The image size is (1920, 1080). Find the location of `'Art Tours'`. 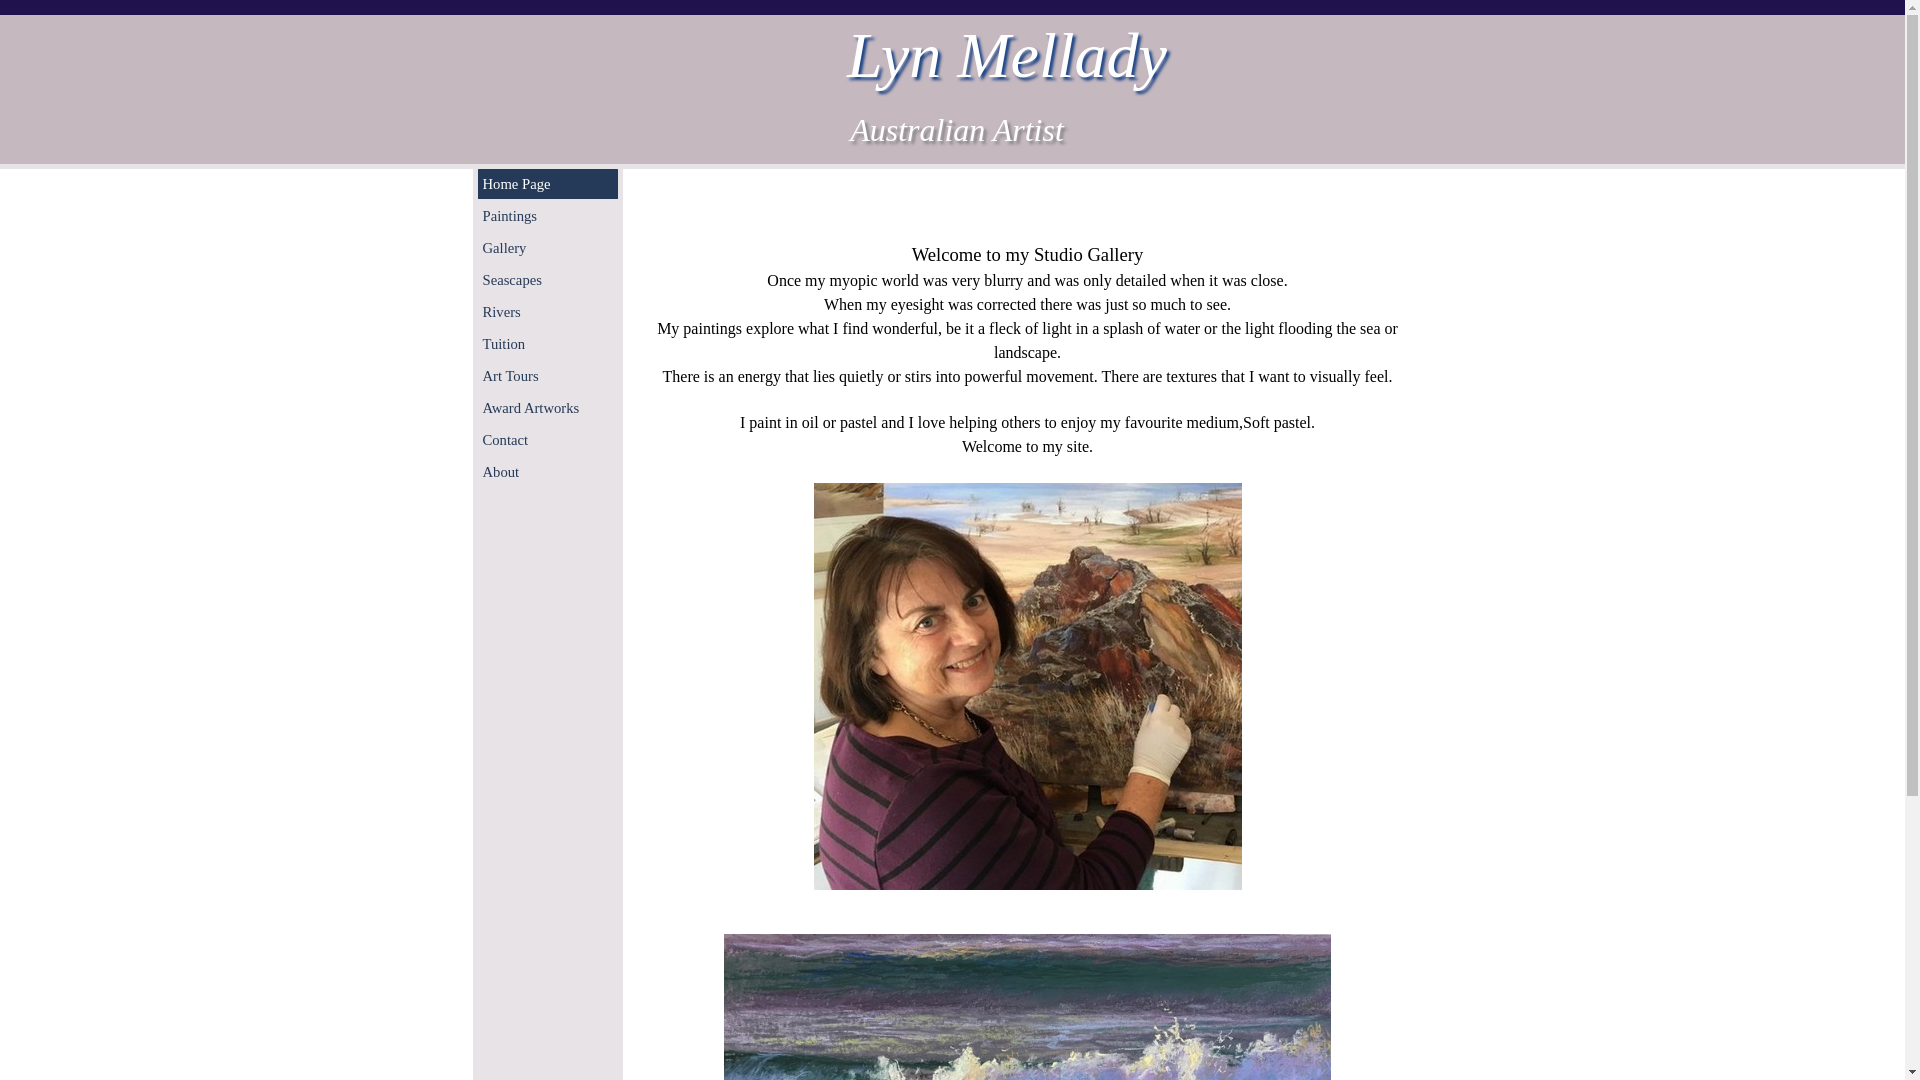

'Art Tours' is located at coordinates (547, 375).